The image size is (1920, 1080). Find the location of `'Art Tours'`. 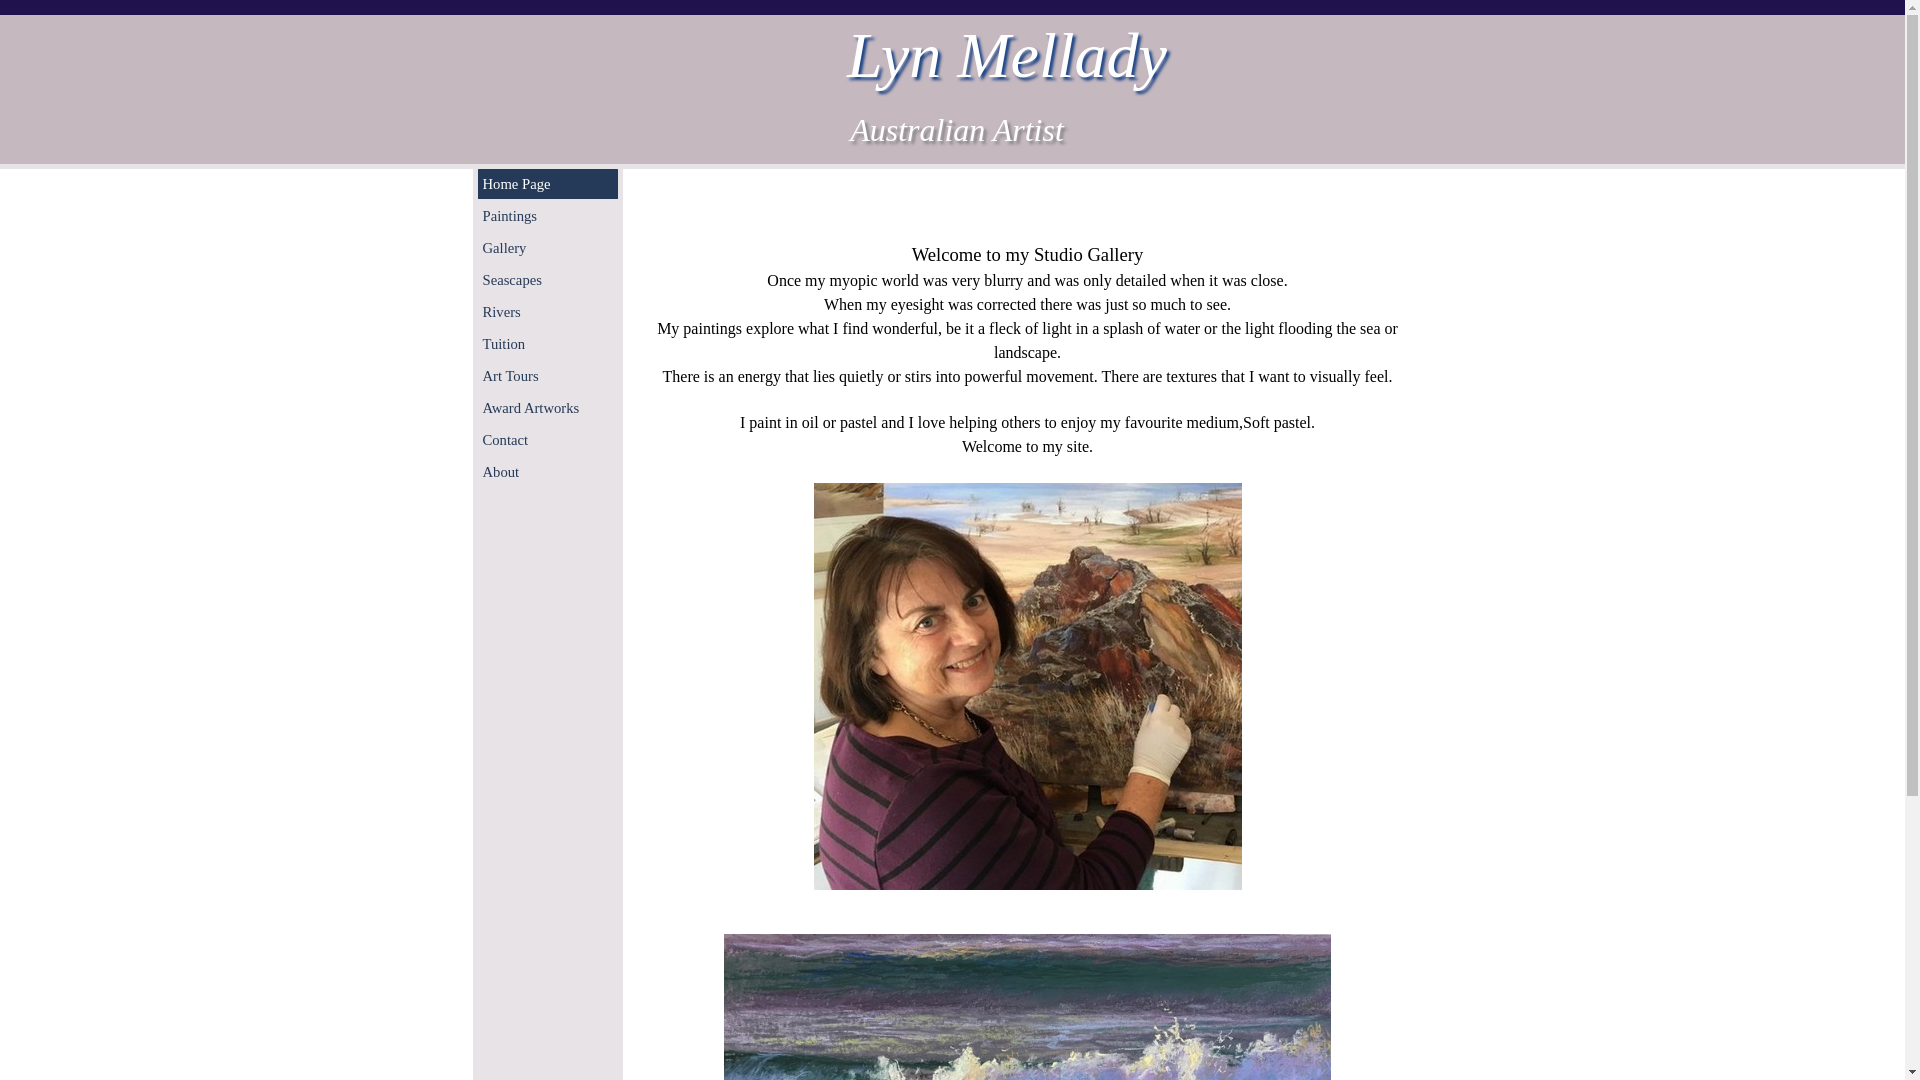

'Art Tours' is located at coordinates (547, 375).